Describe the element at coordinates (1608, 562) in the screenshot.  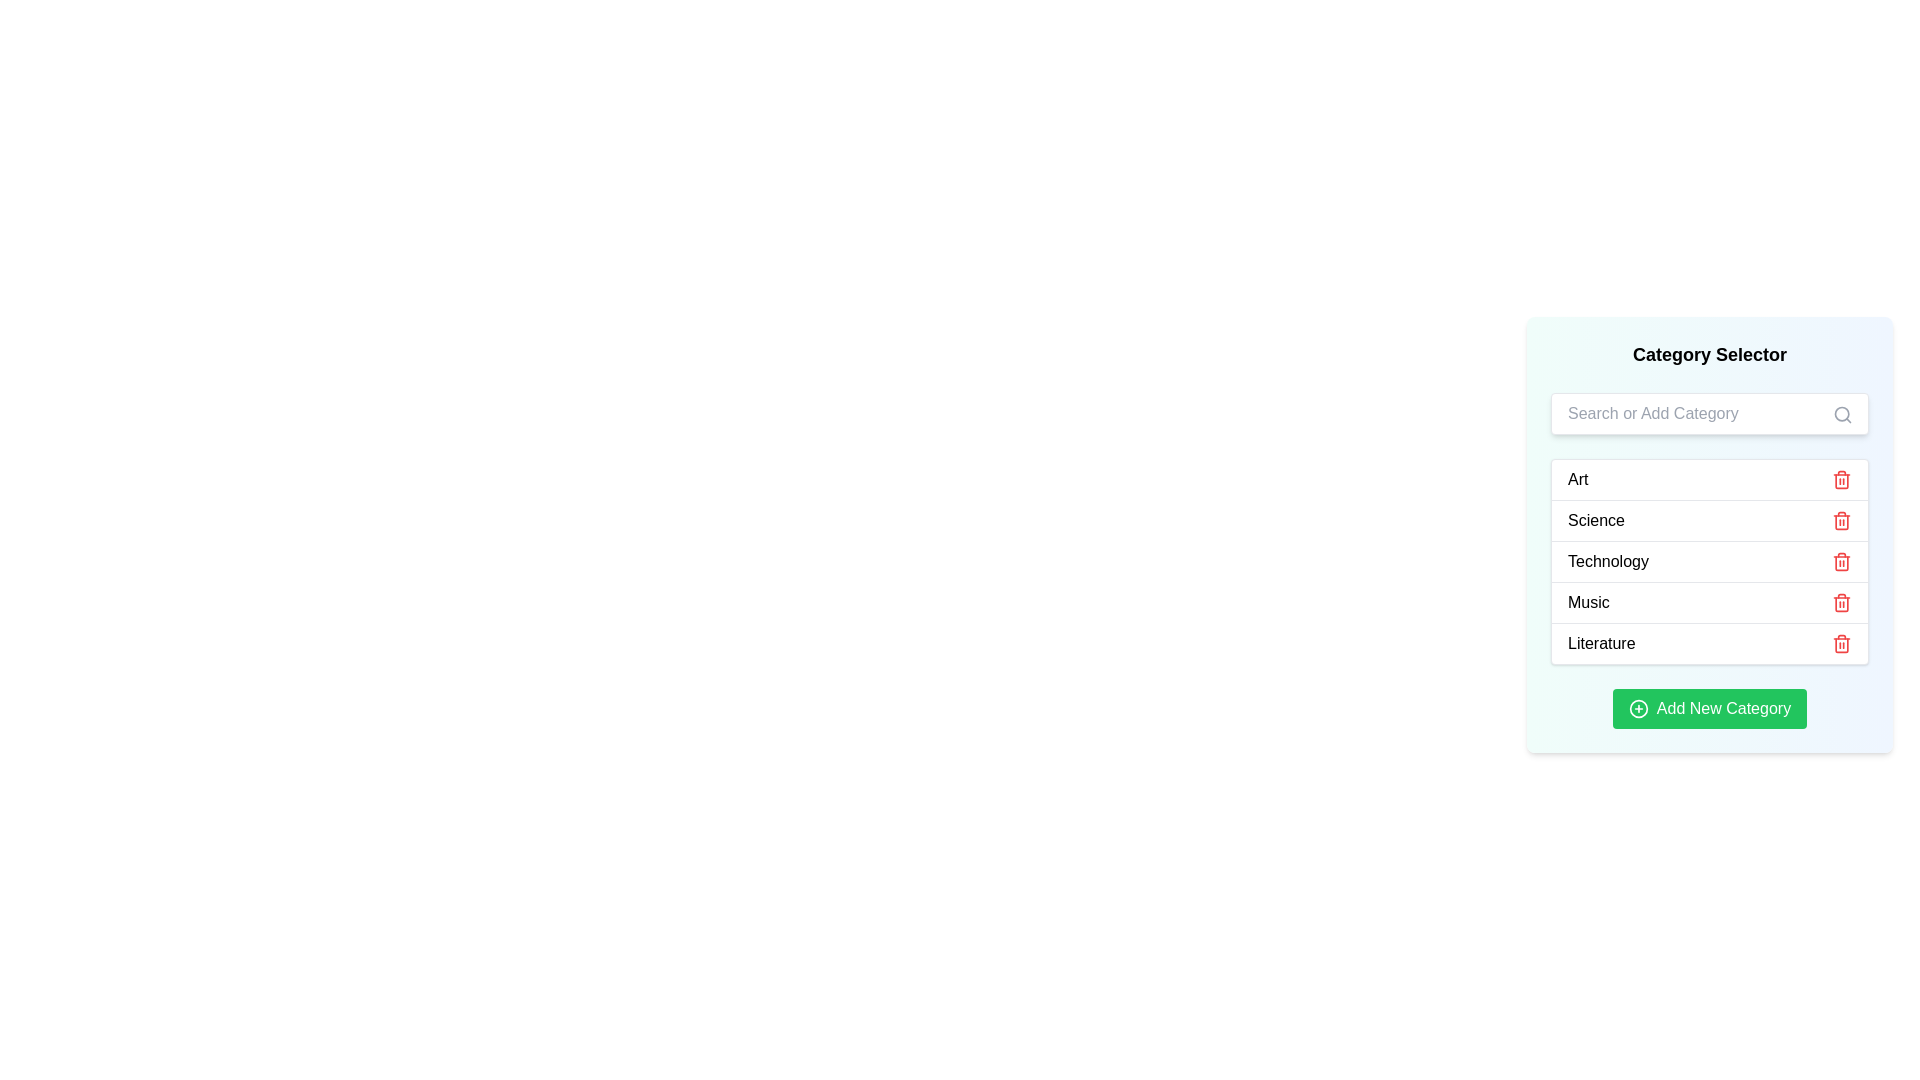
I see `the 'Technology' text label in the 'Category Selector' panel` at that location.